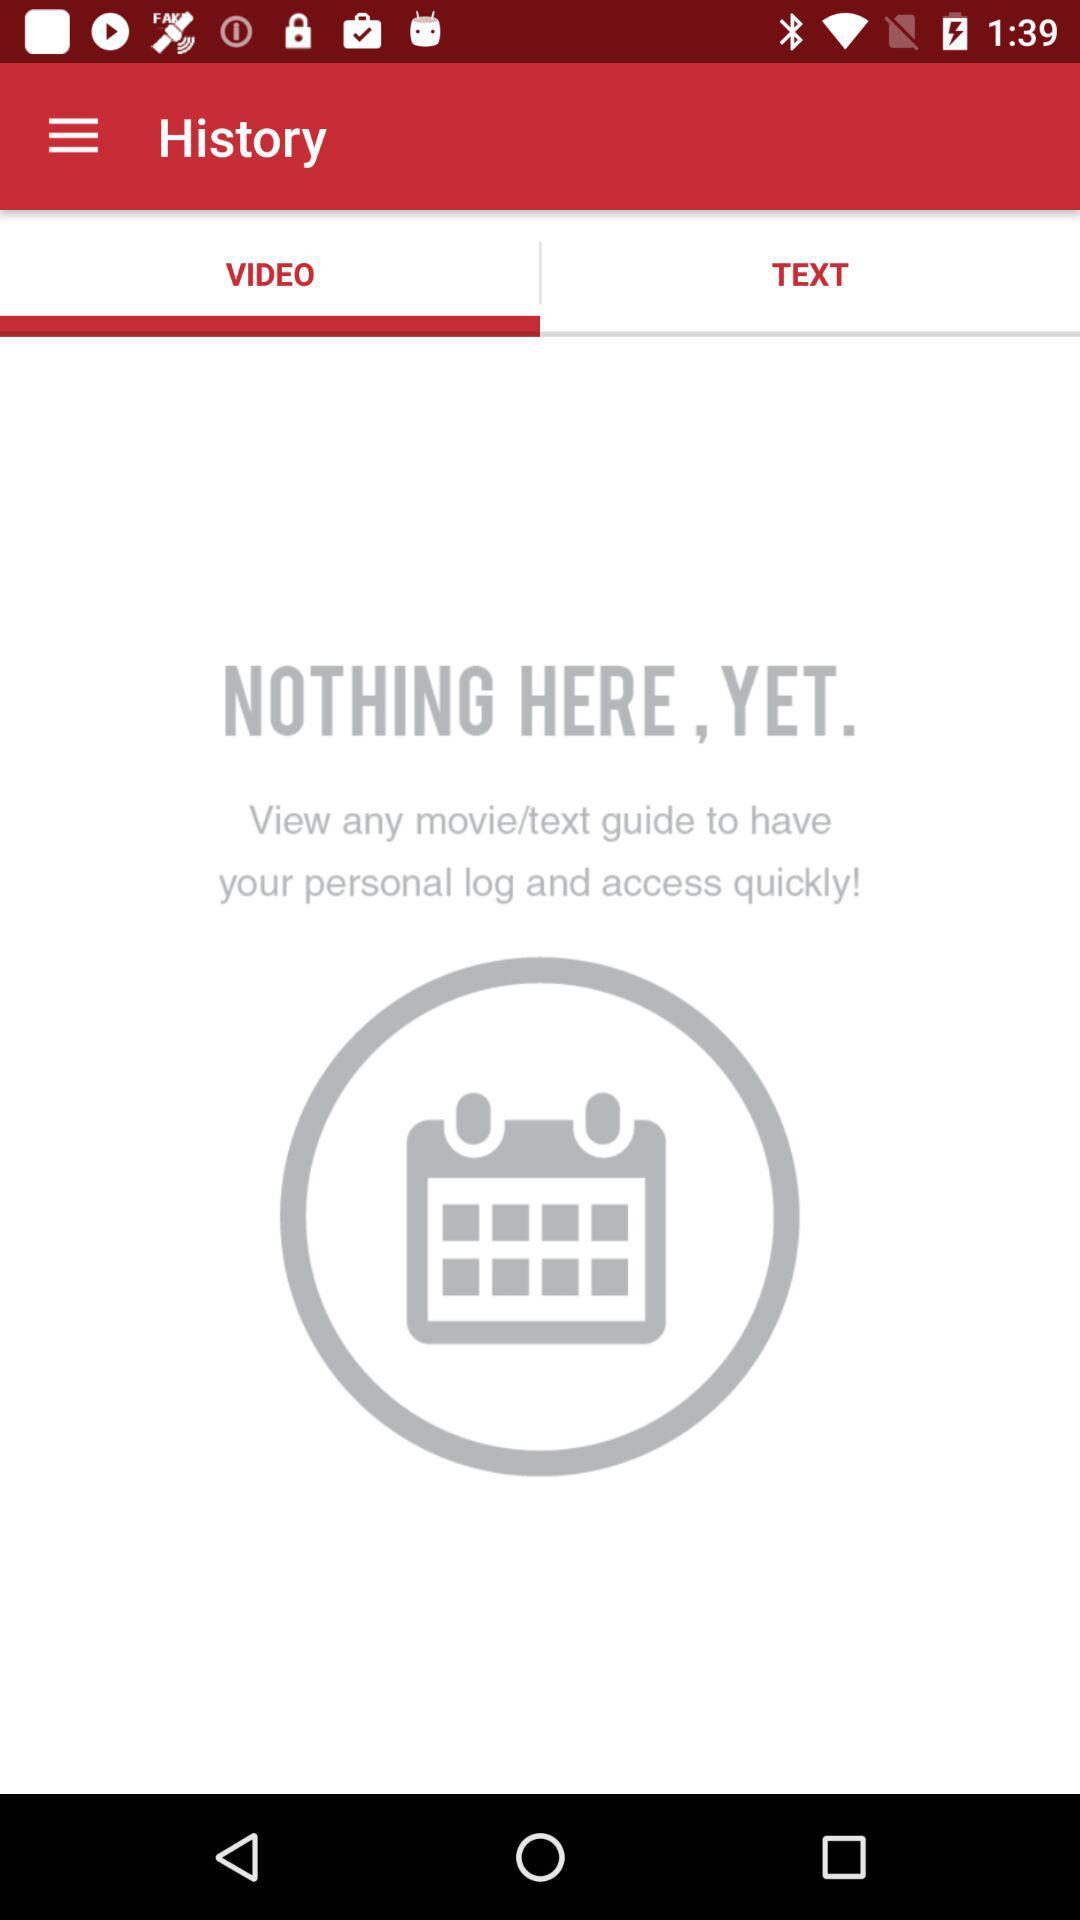 The height and width of the screenshot is (1920, 1080). I want to click on icon above video item, so click(72, 135).